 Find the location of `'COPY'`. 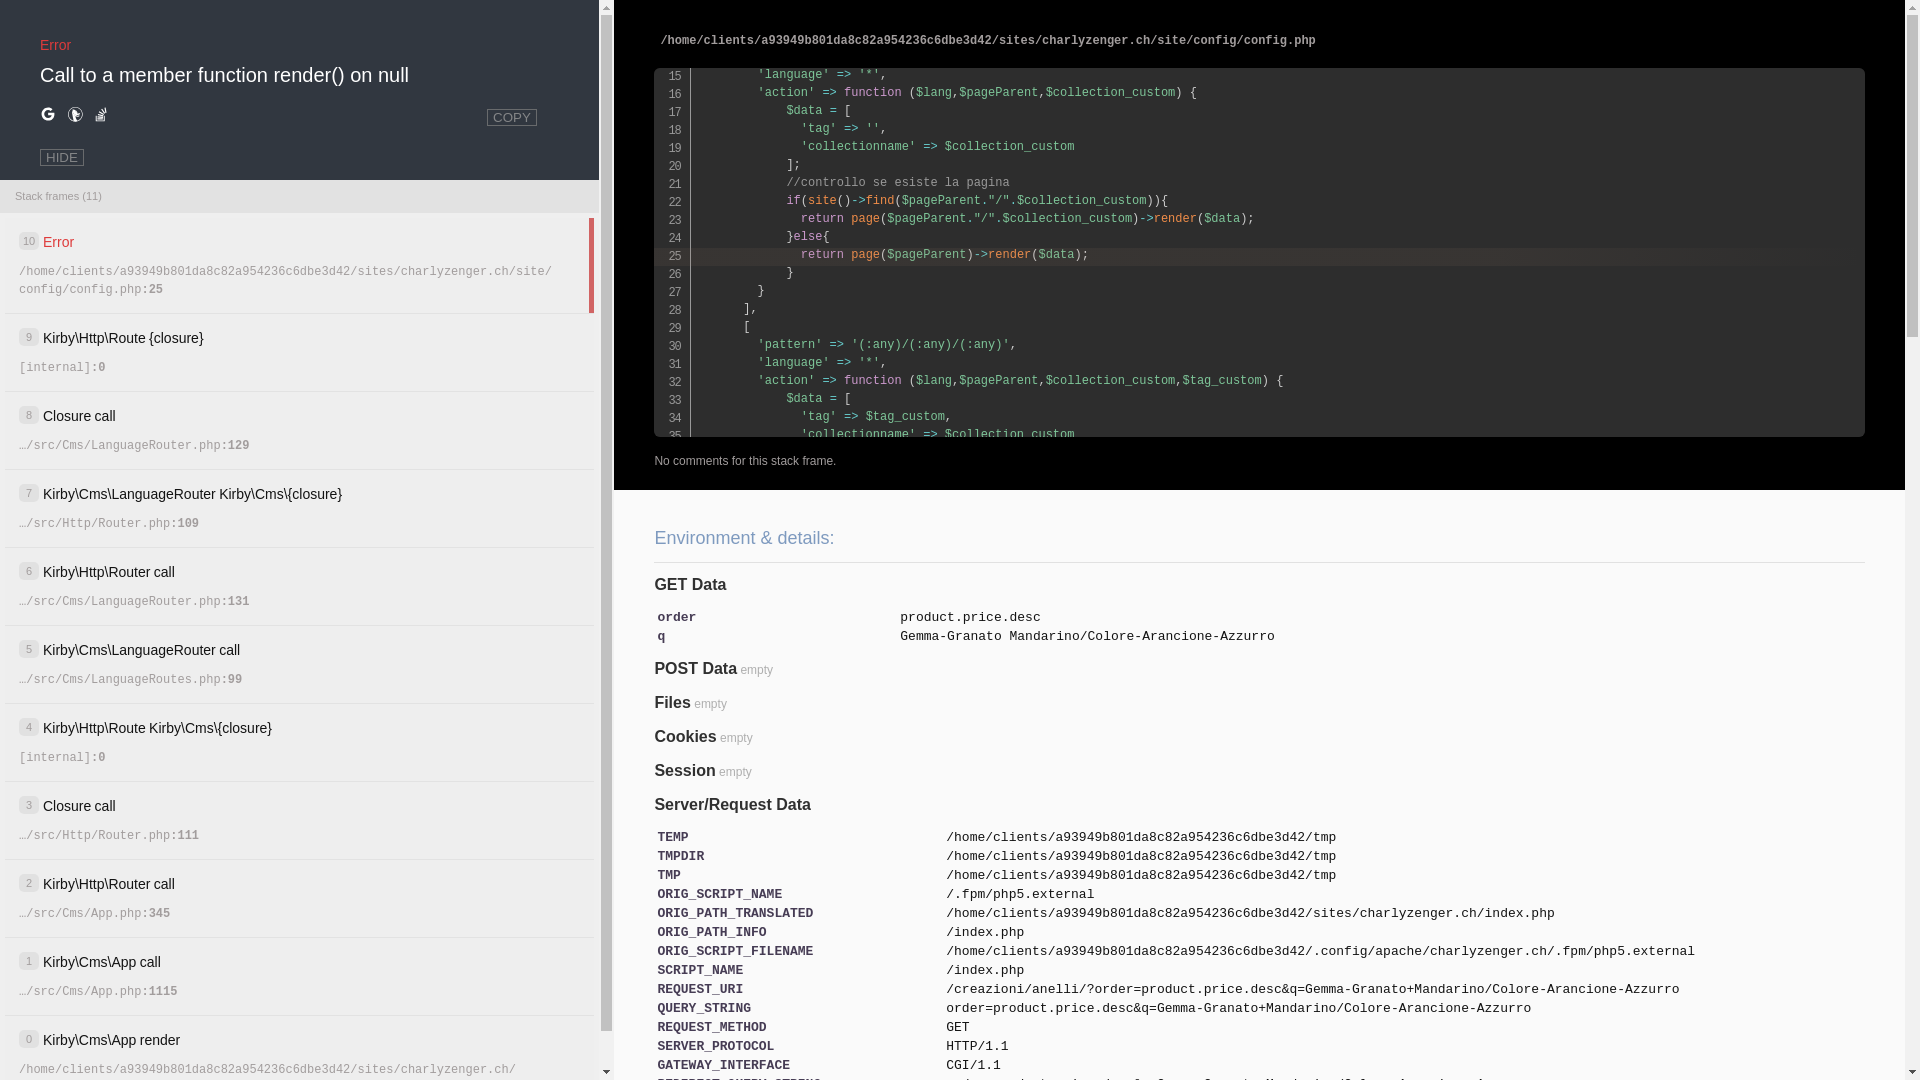

'COPY' is located at coordinates (512, 117).